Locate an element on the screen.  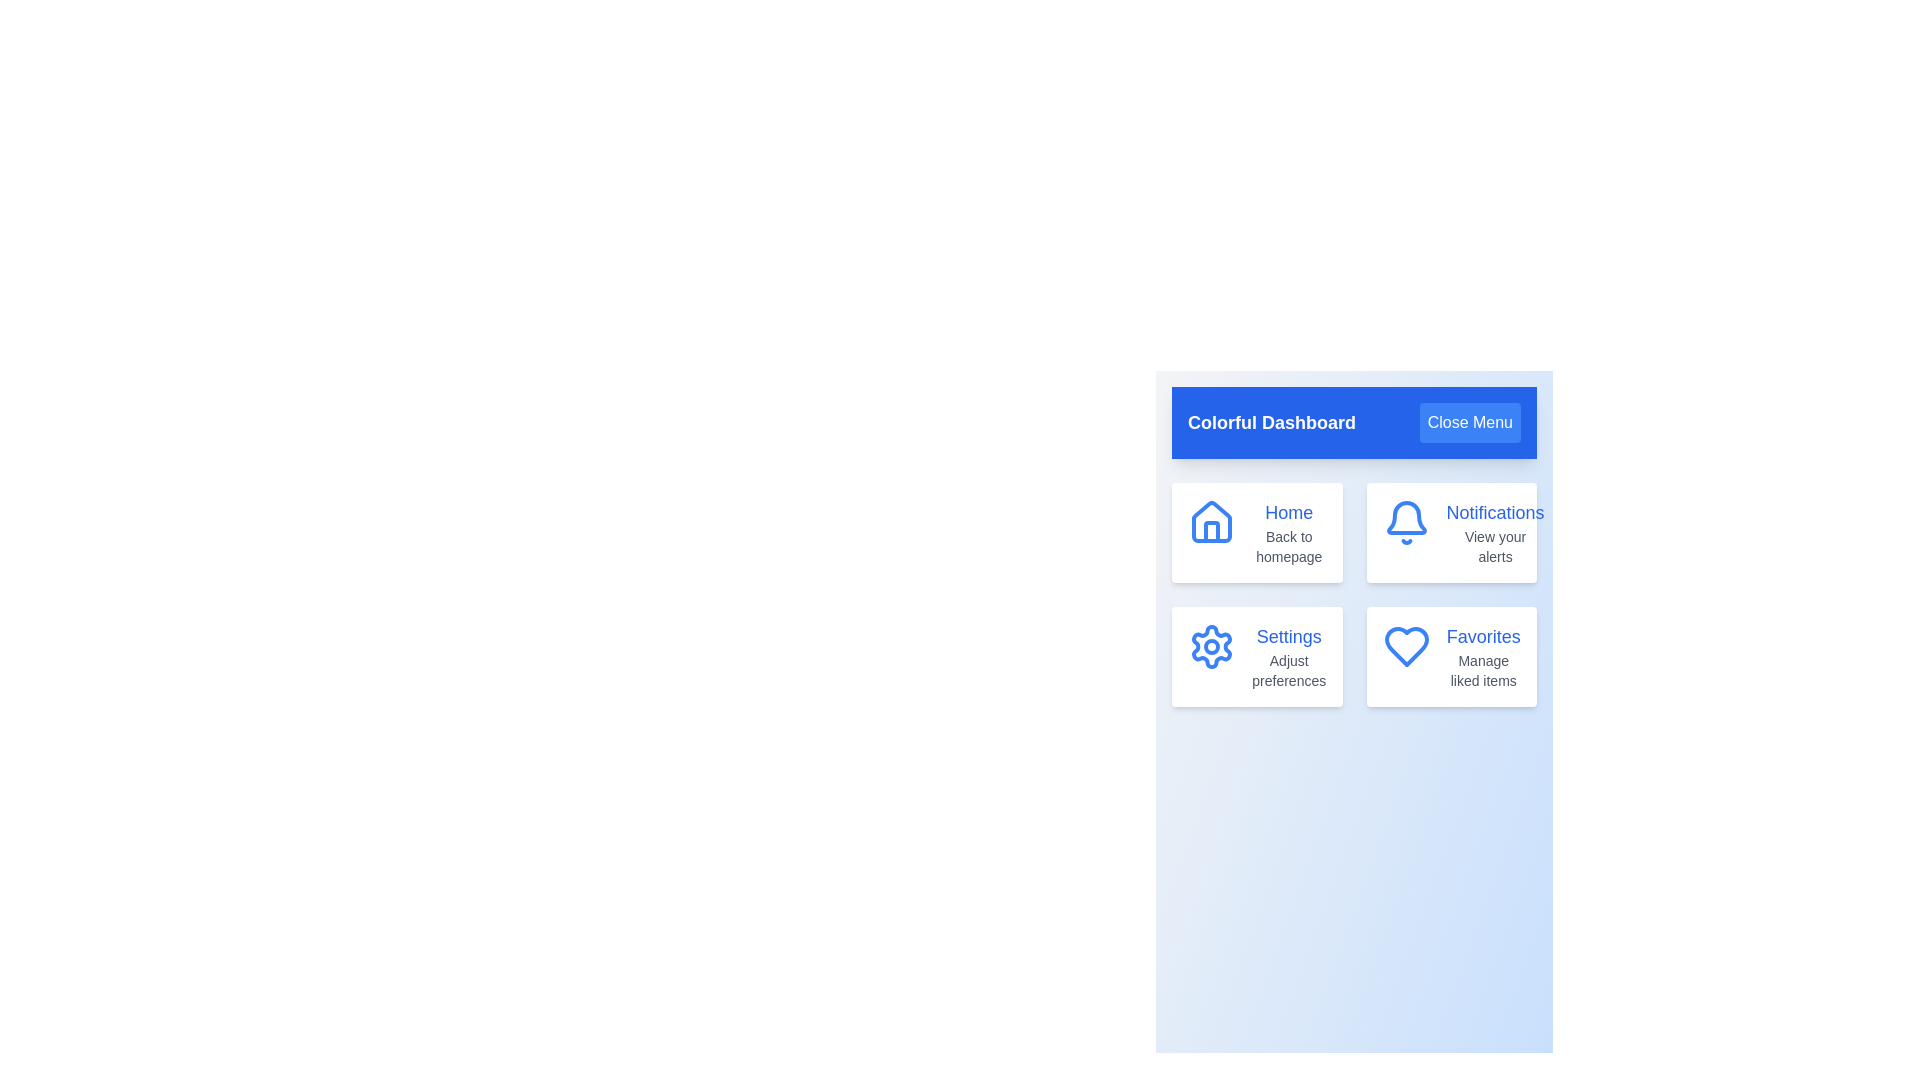
the 'Close Menu' button to toggle the menu visibility is located at coordinates (1469, 422).